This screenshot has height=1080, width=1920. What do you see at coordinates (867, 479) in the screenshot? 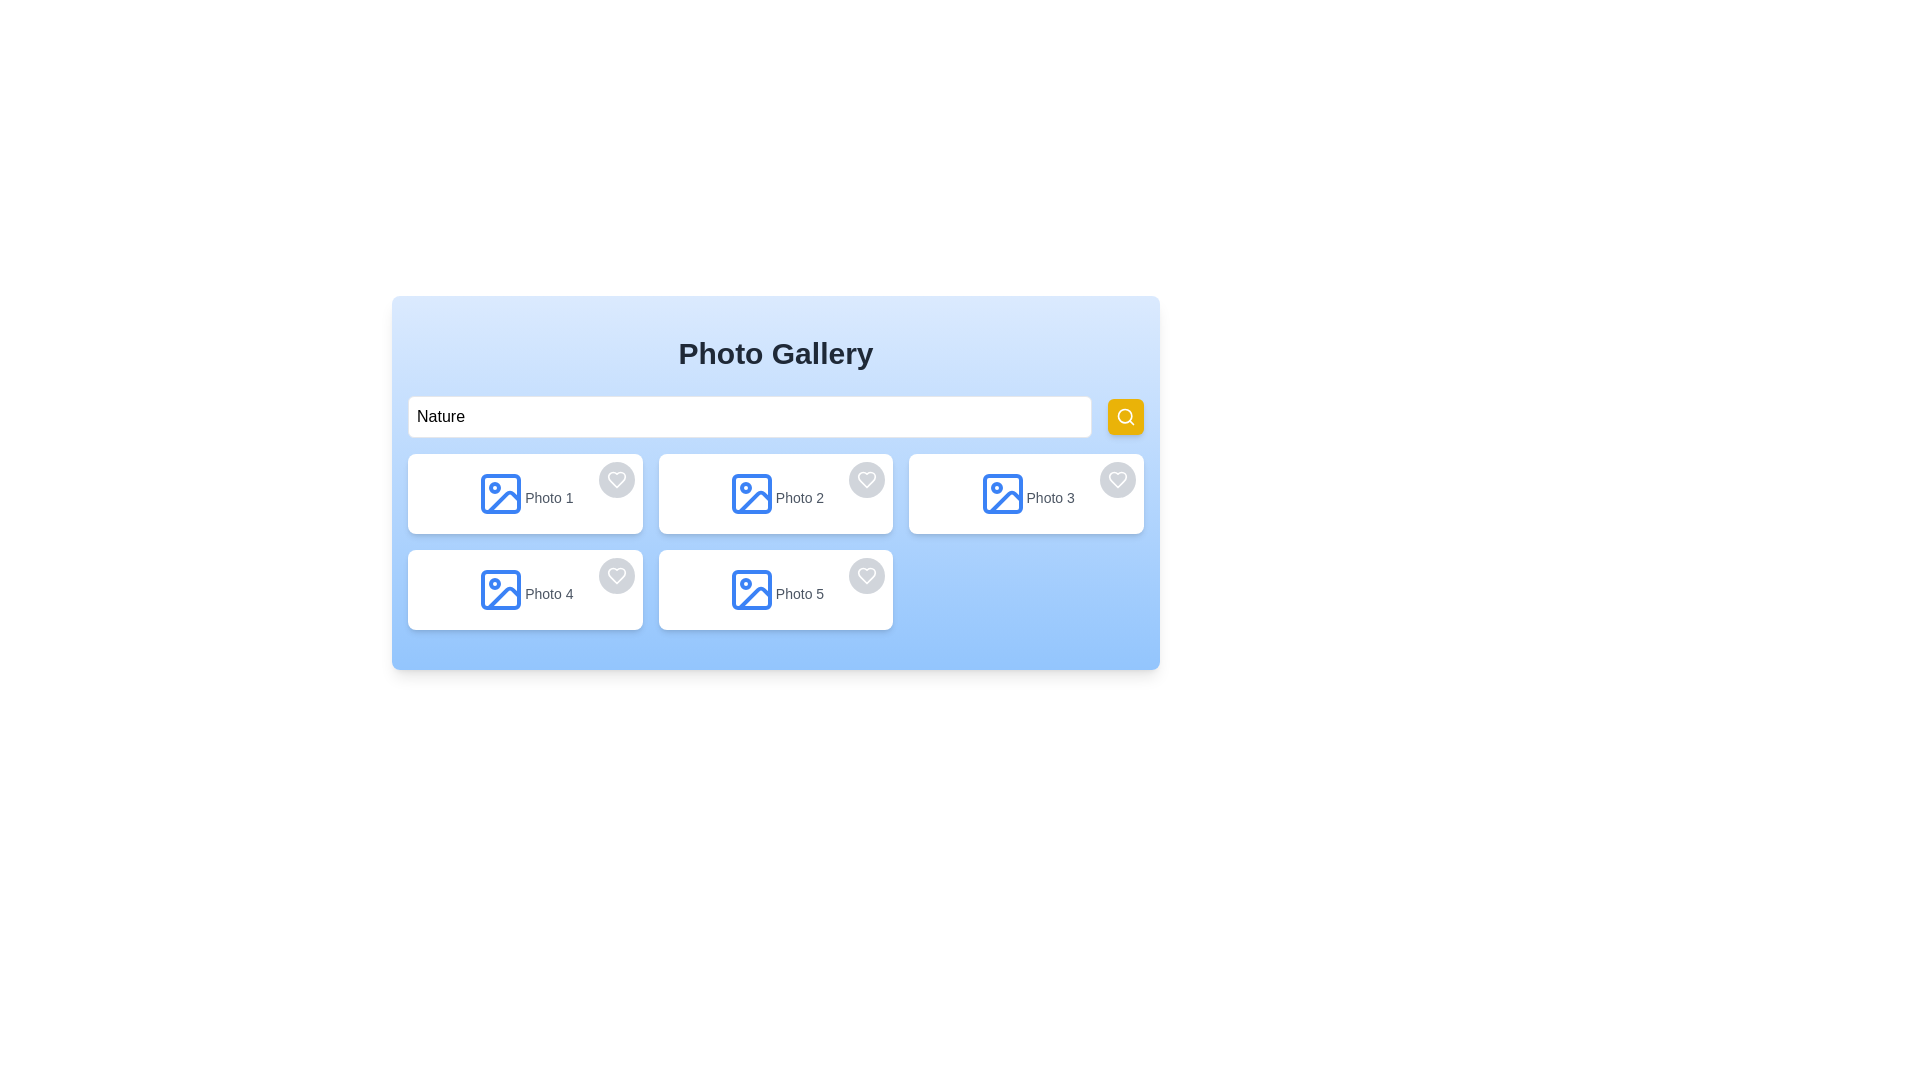
I see `the heart-shaped icon button located at the bottom-right corner of the thumbnail for 'Photo 2' in the photo gallery interface` at bounding box center [867, 479].